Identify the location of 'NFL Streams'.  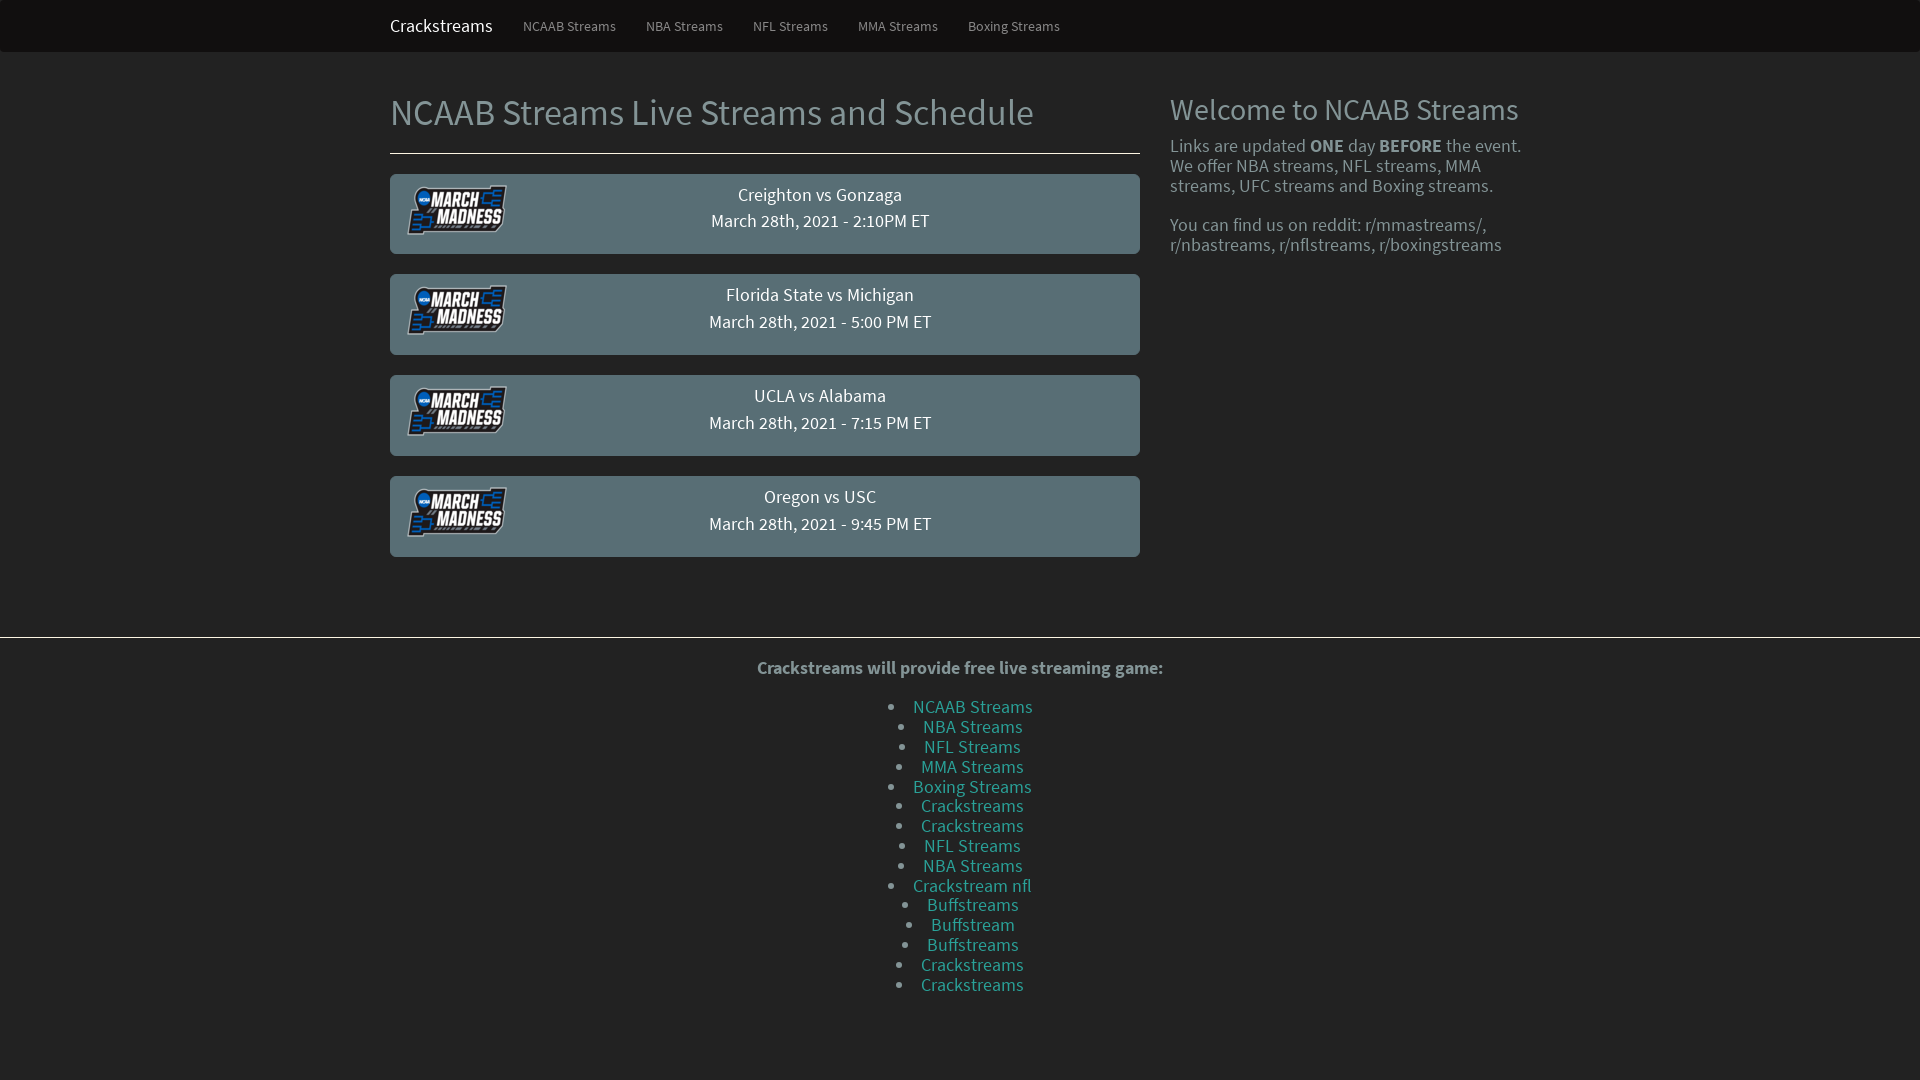
(972, 845).